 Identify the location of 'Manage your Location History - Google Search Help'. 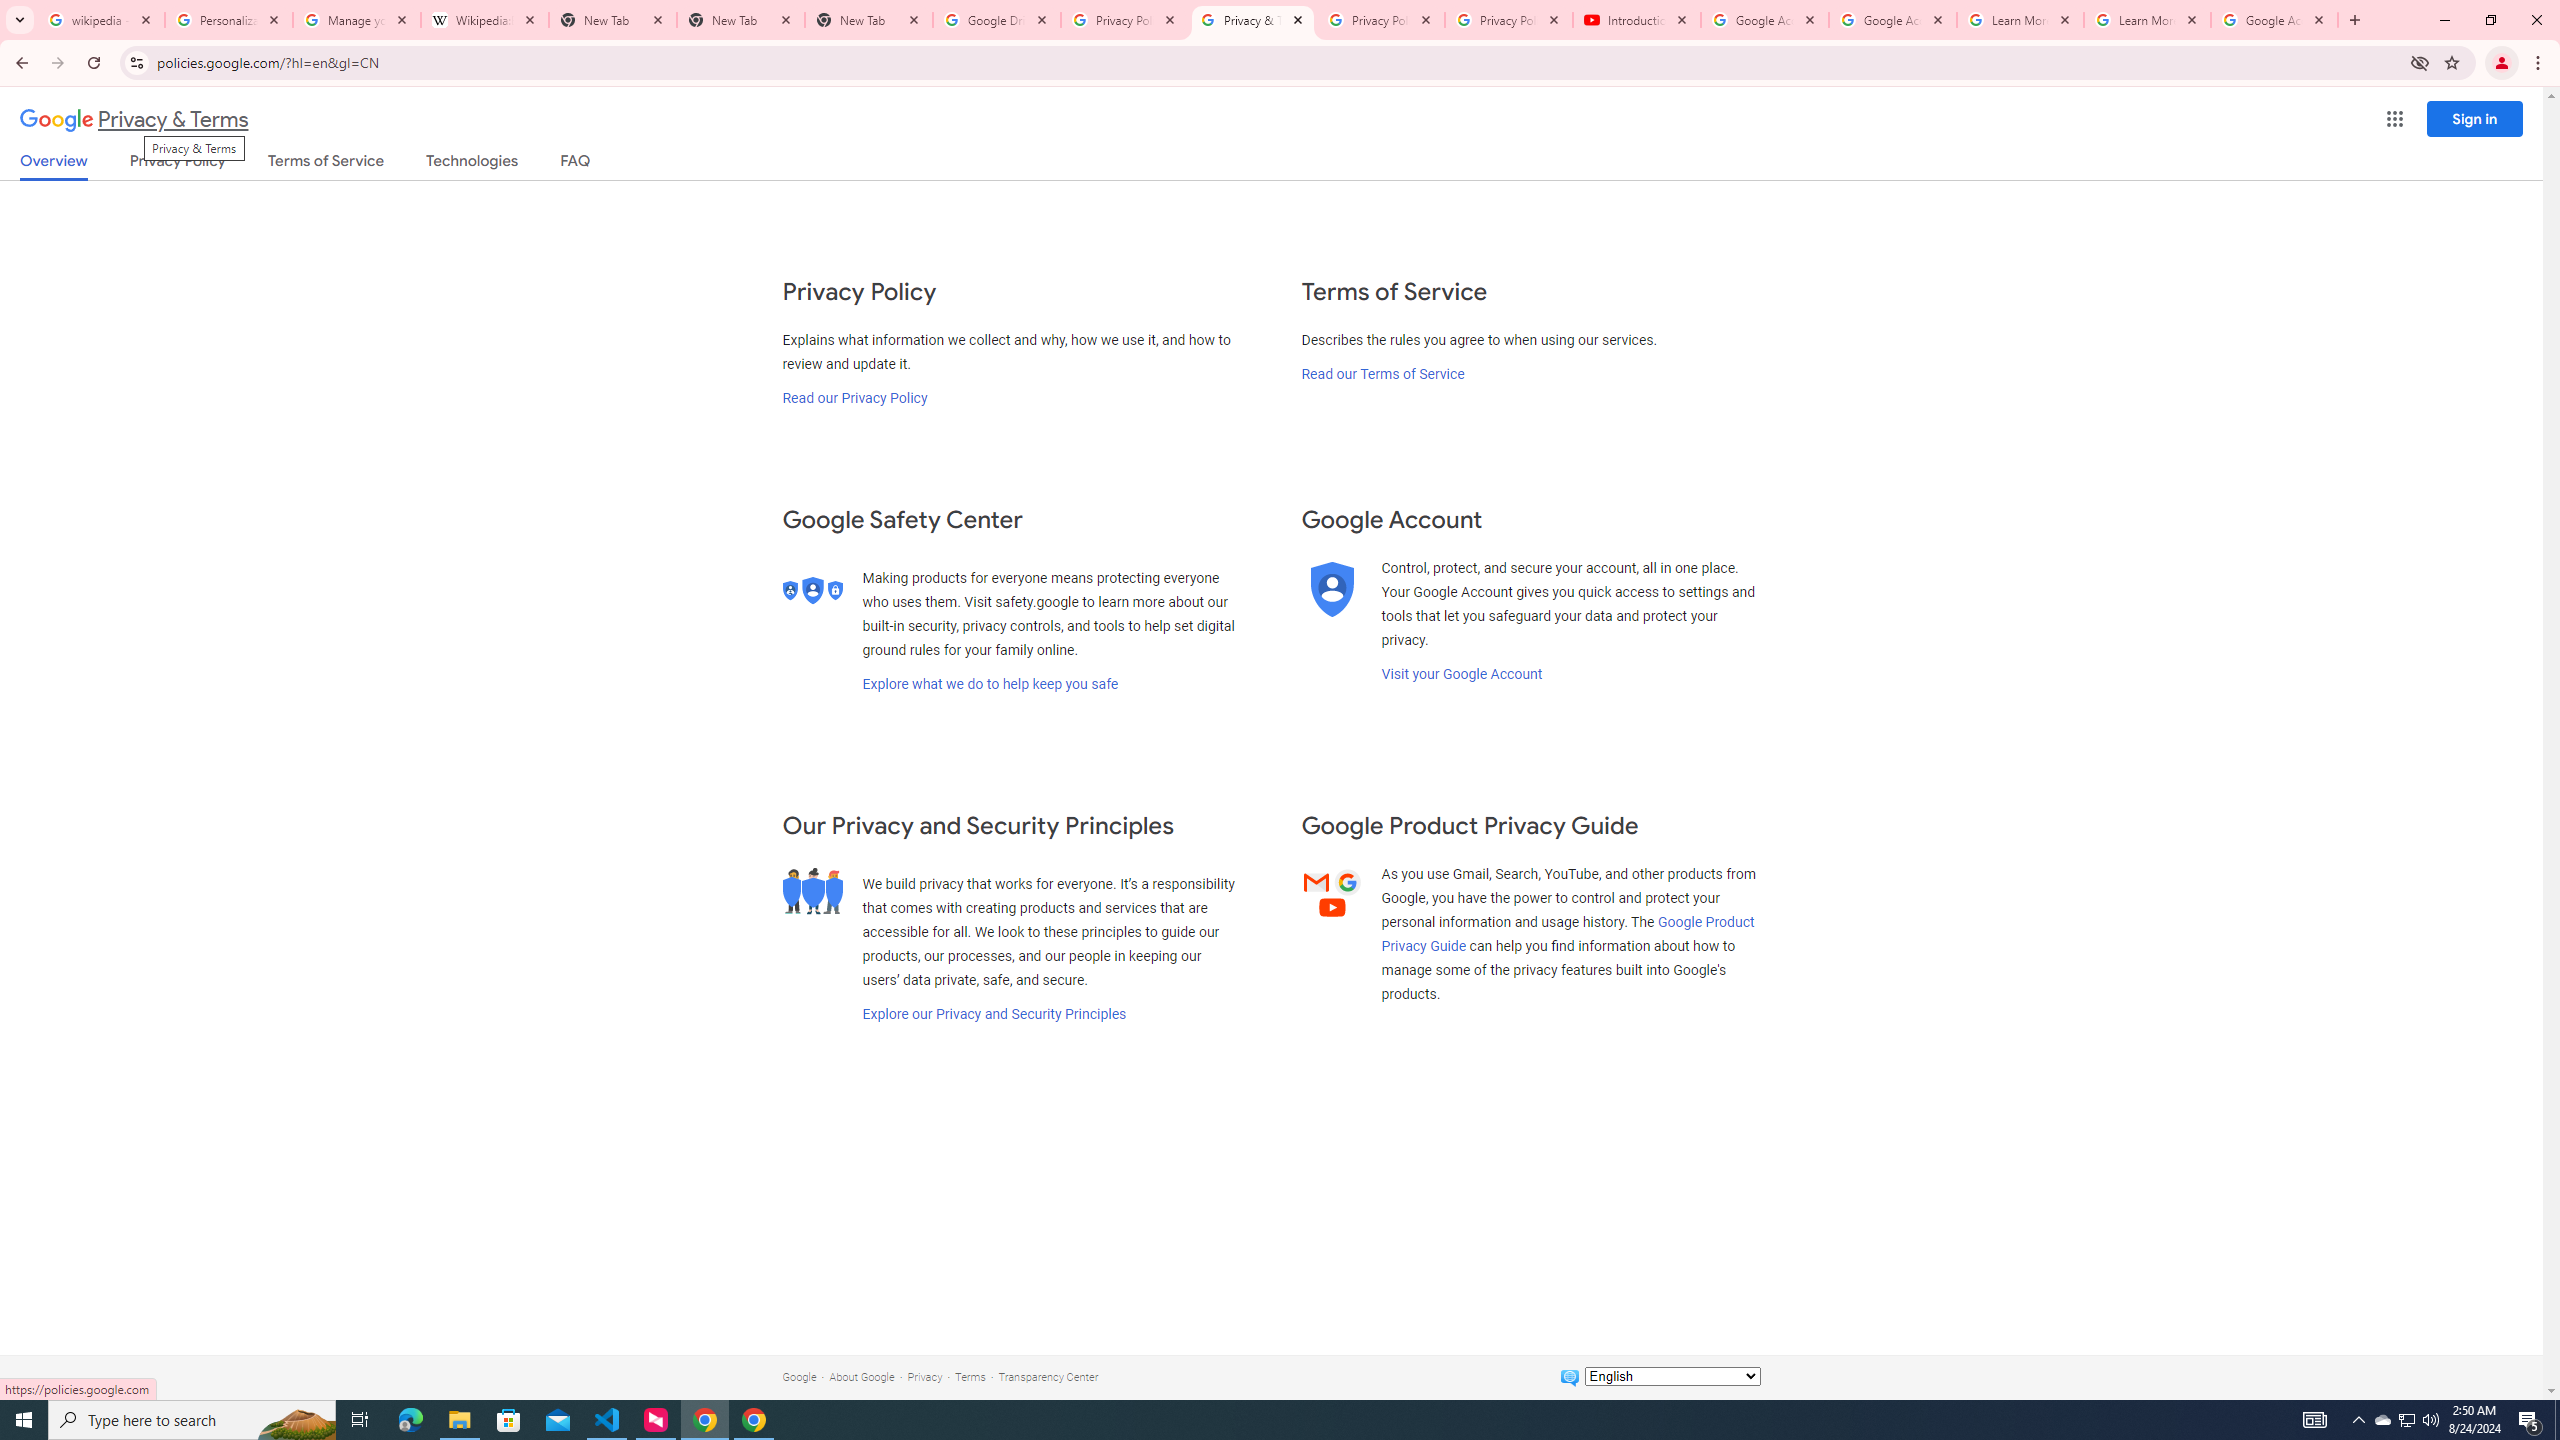
(356, 19).